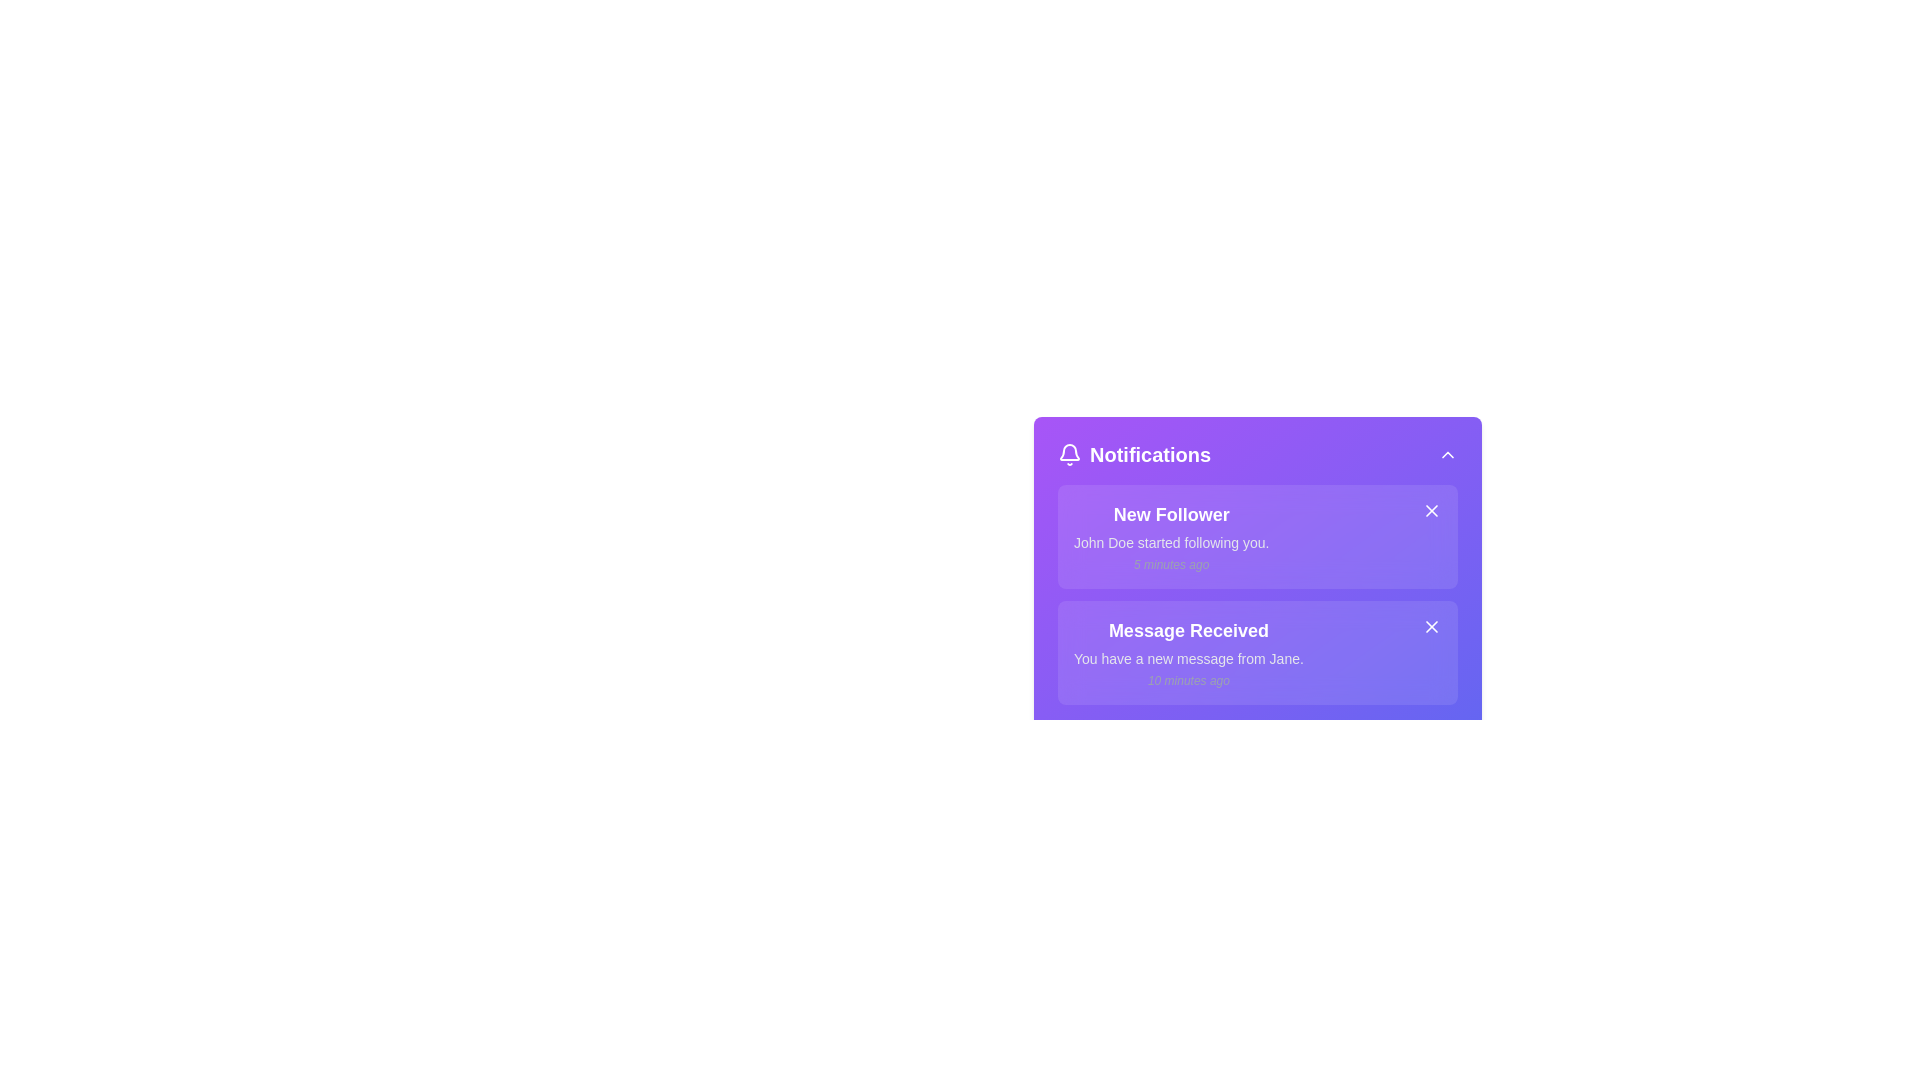 The height and width of the screenshot is (1080, 1920). What do you see at coordinates (1171, 514) in the screenshot?
I see `the Text label at the top of the notification card, which conveys the primary title of the alert, located in the purple notification panel` at bounding box center [1171, 514].